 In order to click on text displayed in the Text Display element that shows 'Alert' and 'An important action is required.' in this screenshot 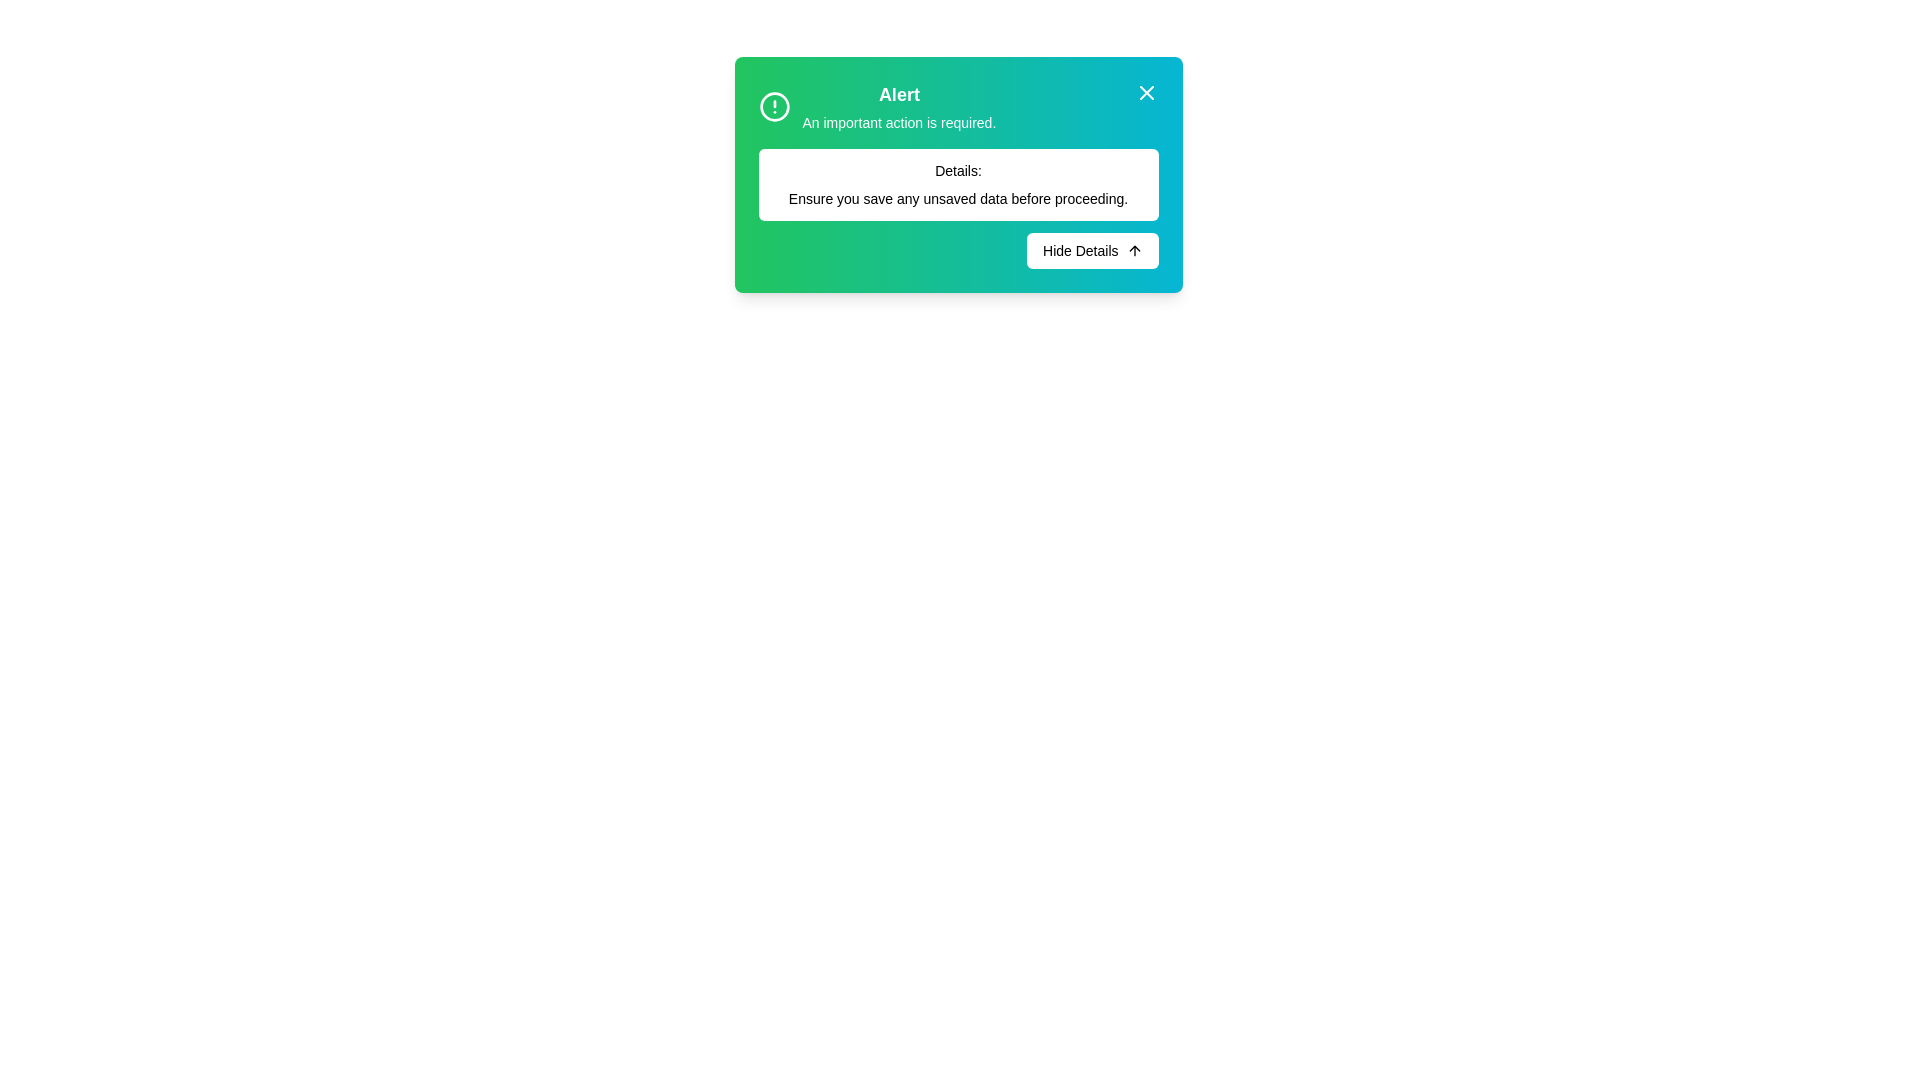, I will do `click(898, 107)`.